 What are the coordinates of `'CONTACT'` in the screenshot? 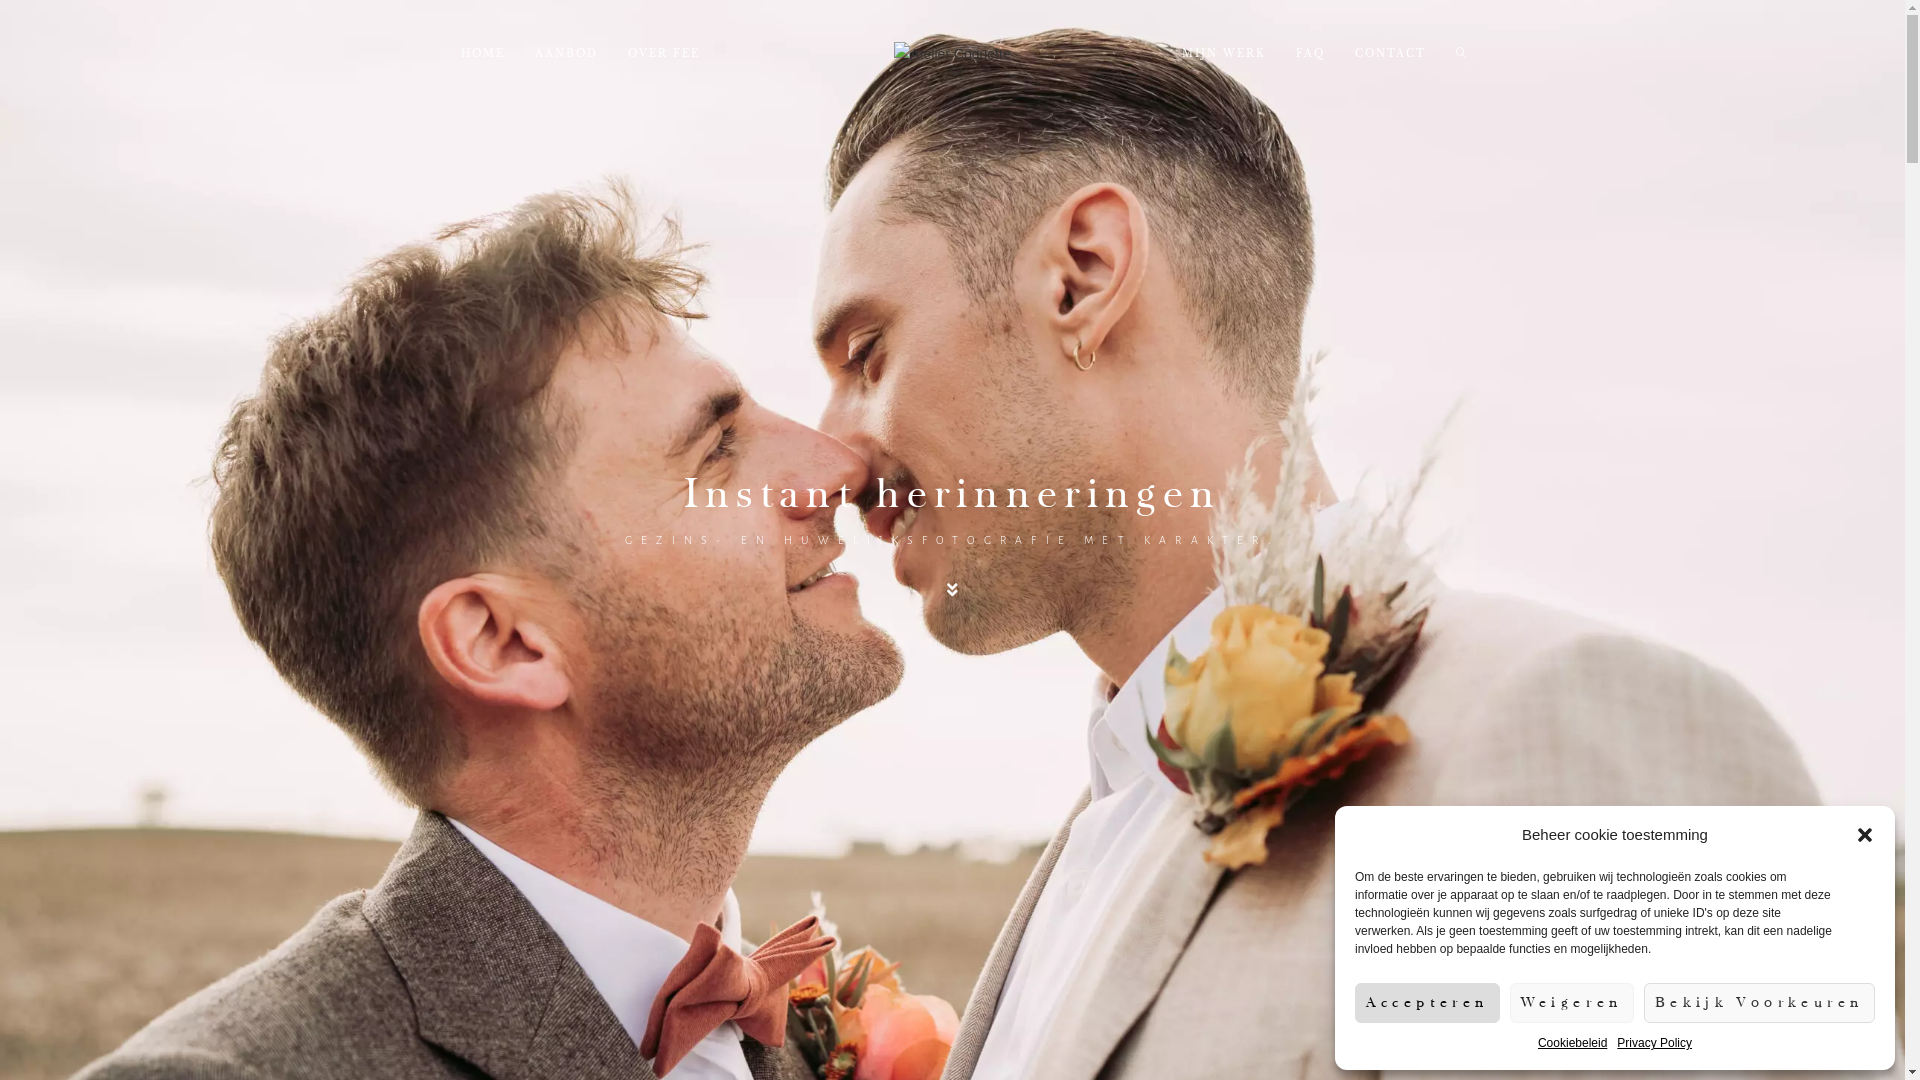 It's located at (1389, 53).